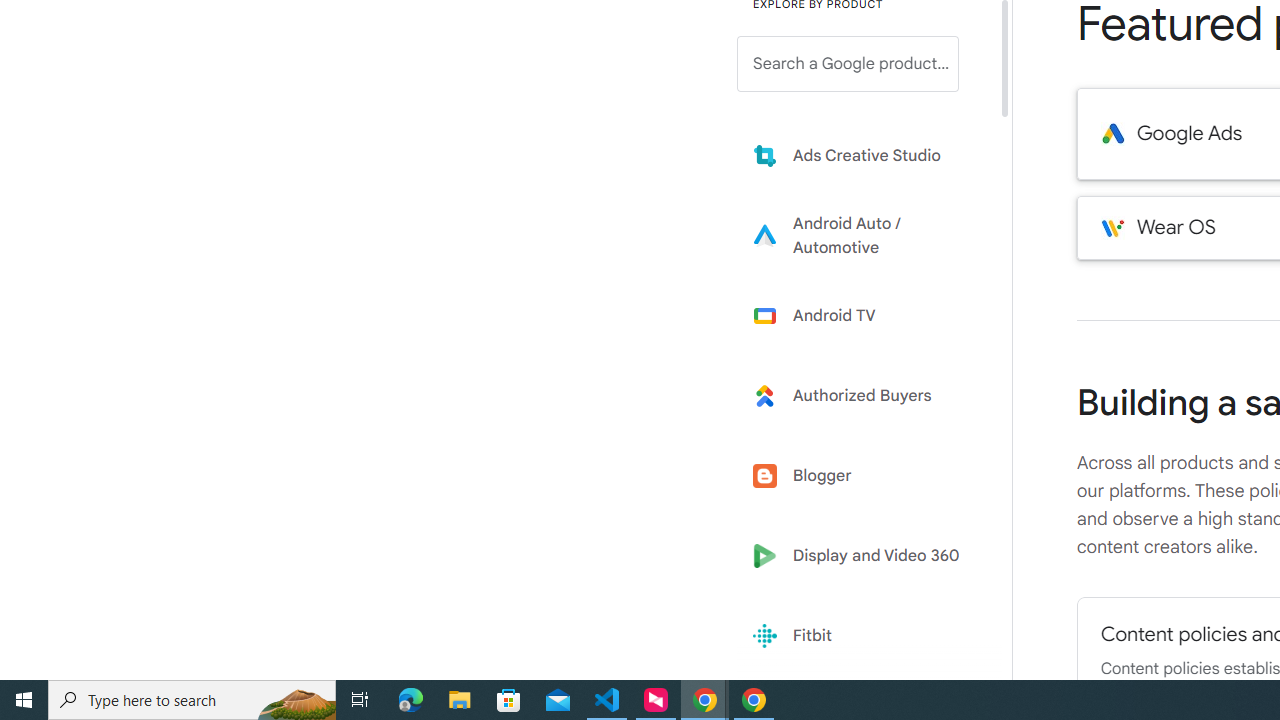  Describe the element at coordinates (862, 234) in the screenshot. I see `'Learn more about Android Auto'` at that location.